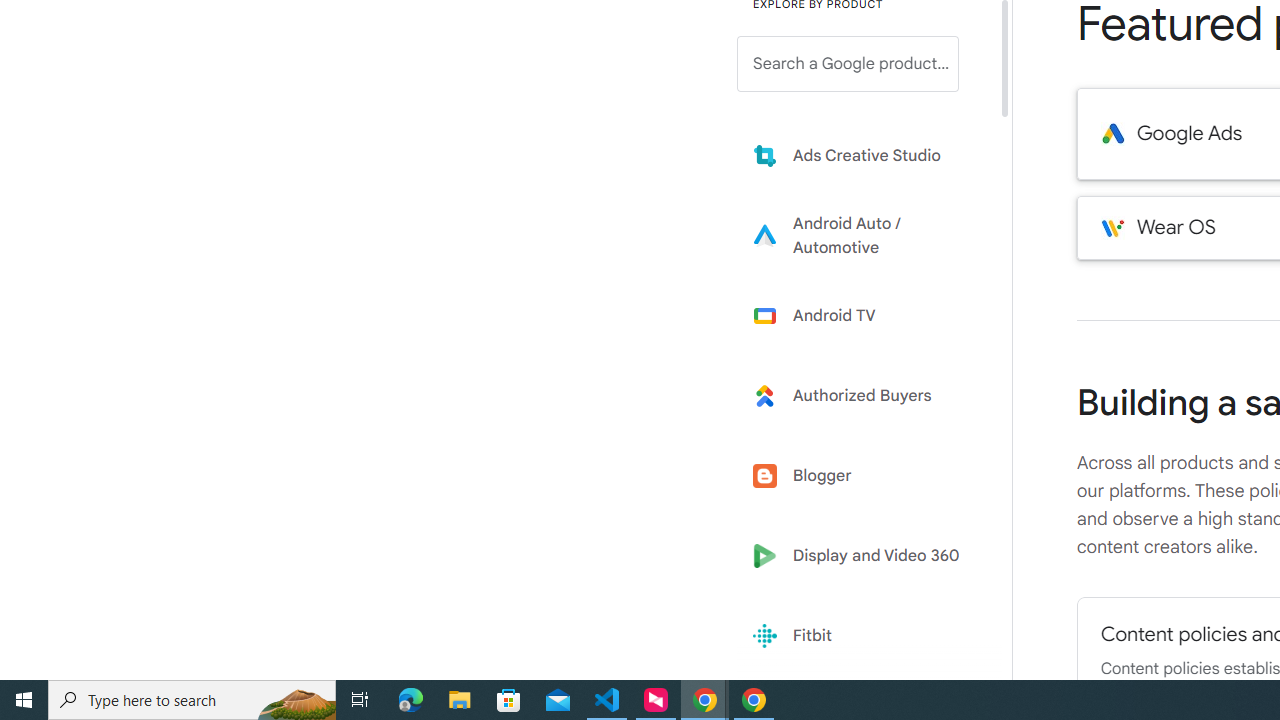  Describe the element at coordinates (862, 234) in the screenshot. I see `'Learn more about Android Auto'` at that location.